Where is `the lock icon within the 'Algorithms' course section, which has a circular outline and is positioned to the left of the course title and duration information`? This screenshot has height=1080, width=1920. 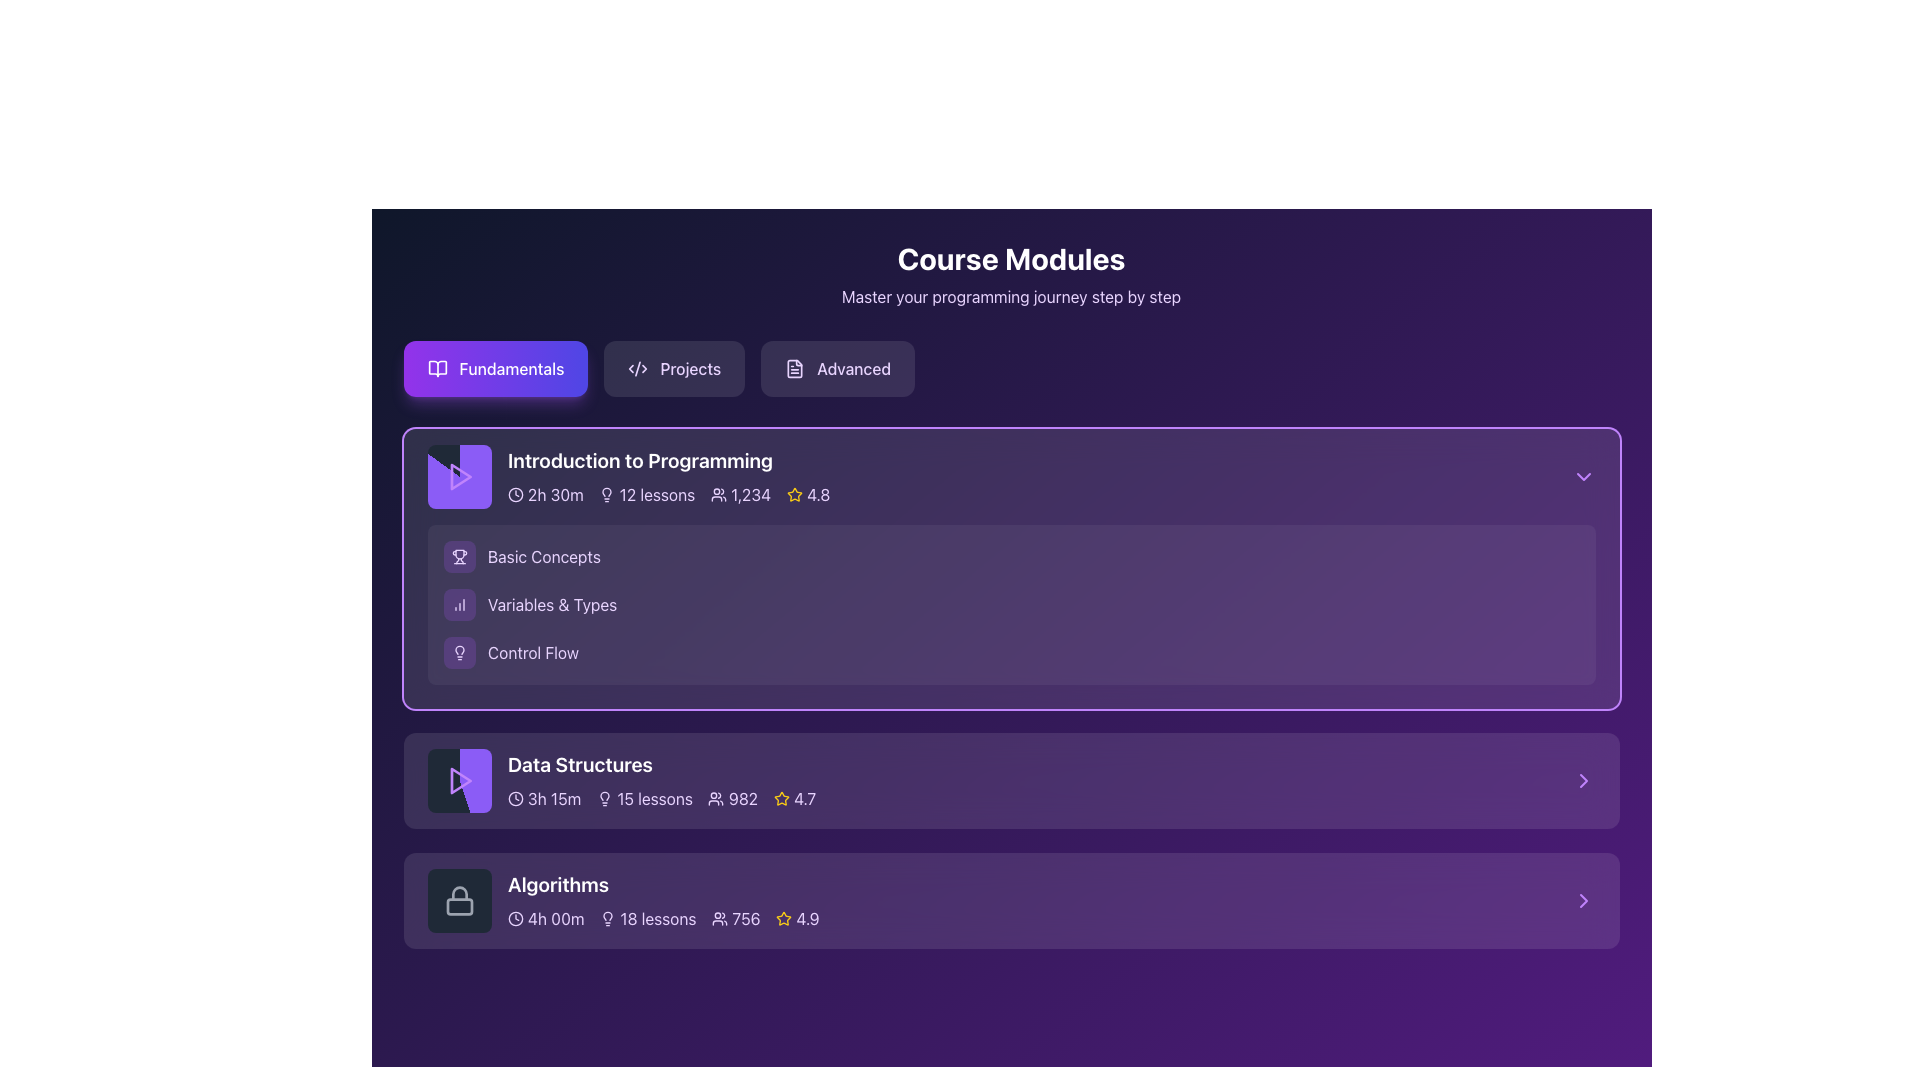
the lock icon within the 'Algorithms' course section, which has a circular outline and is positioned to the left of the course title and duration information is located at coordinates (458, 901).